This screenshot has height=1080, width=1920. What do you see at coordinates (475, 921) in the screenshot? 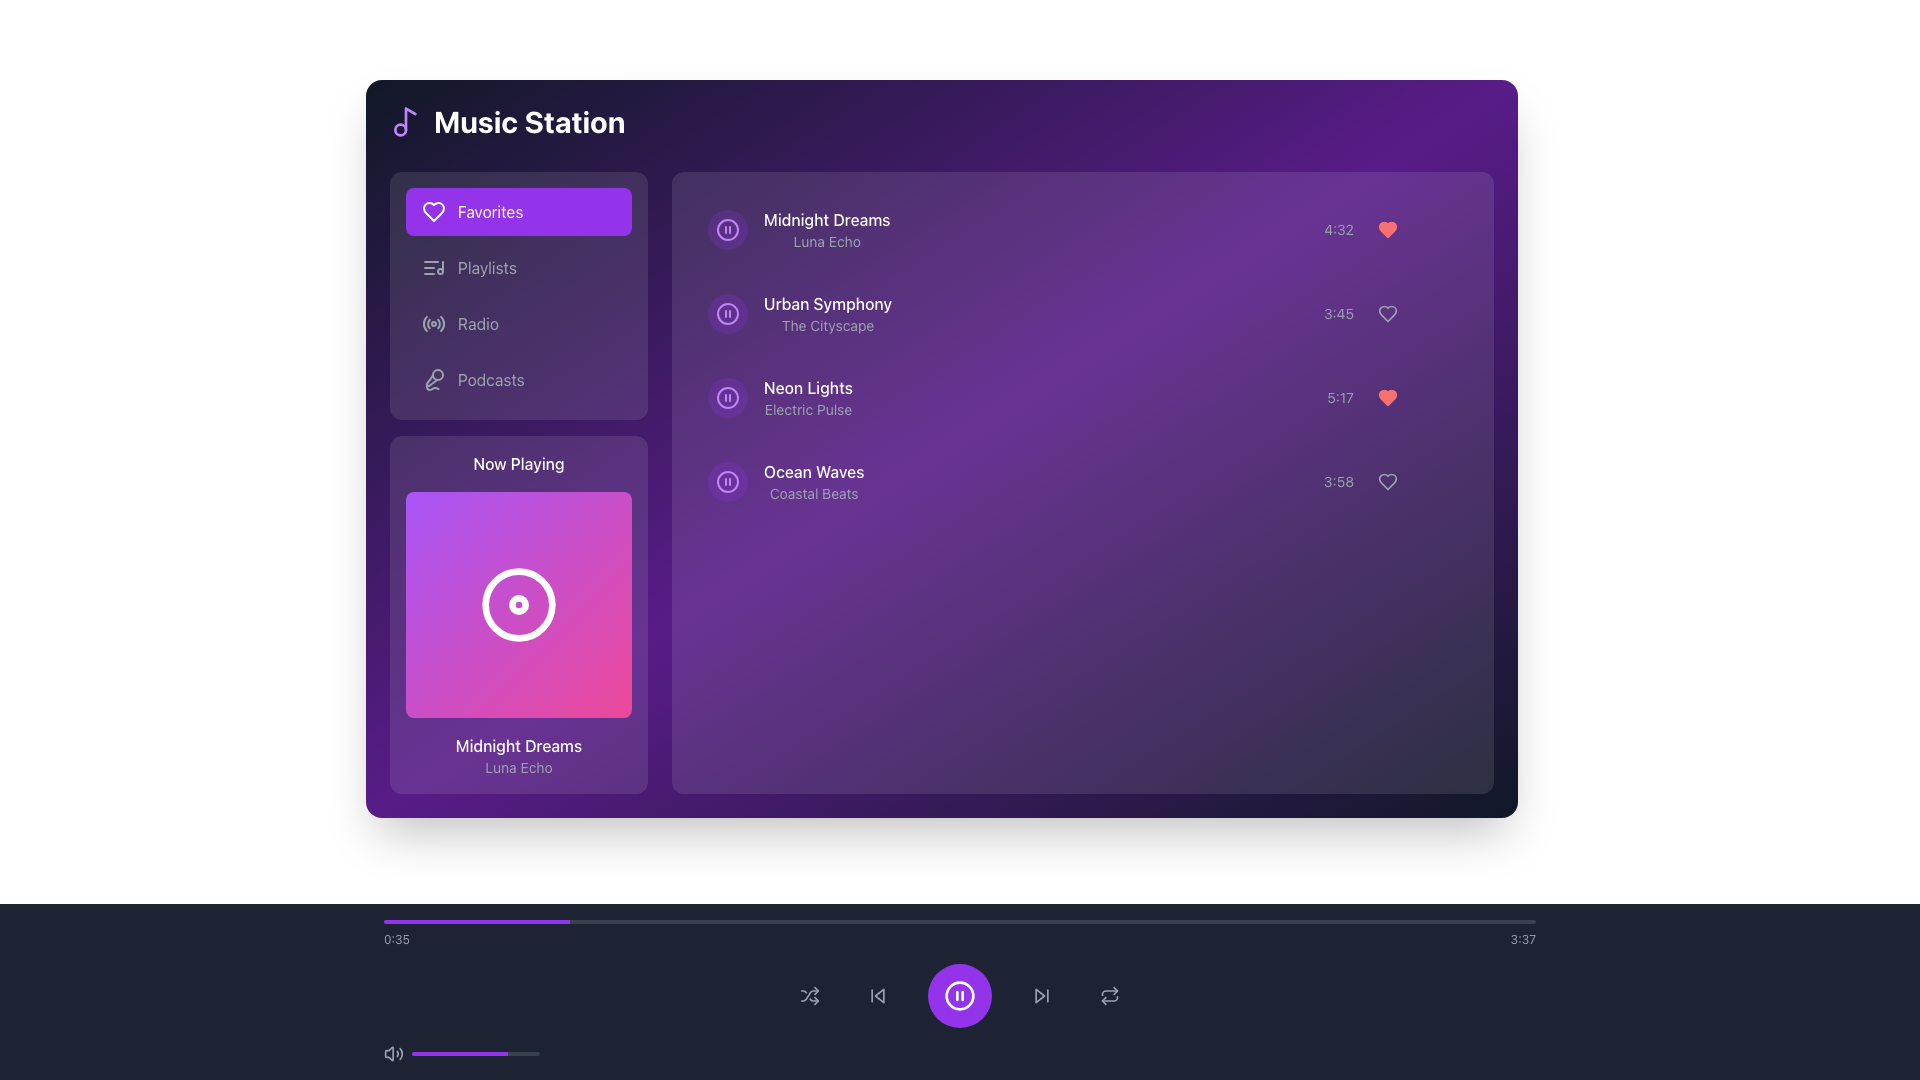
I see `the Progress Bar Segment that visually represents the current state of playback progress in the media player interface` at bounding box center [475, 921].